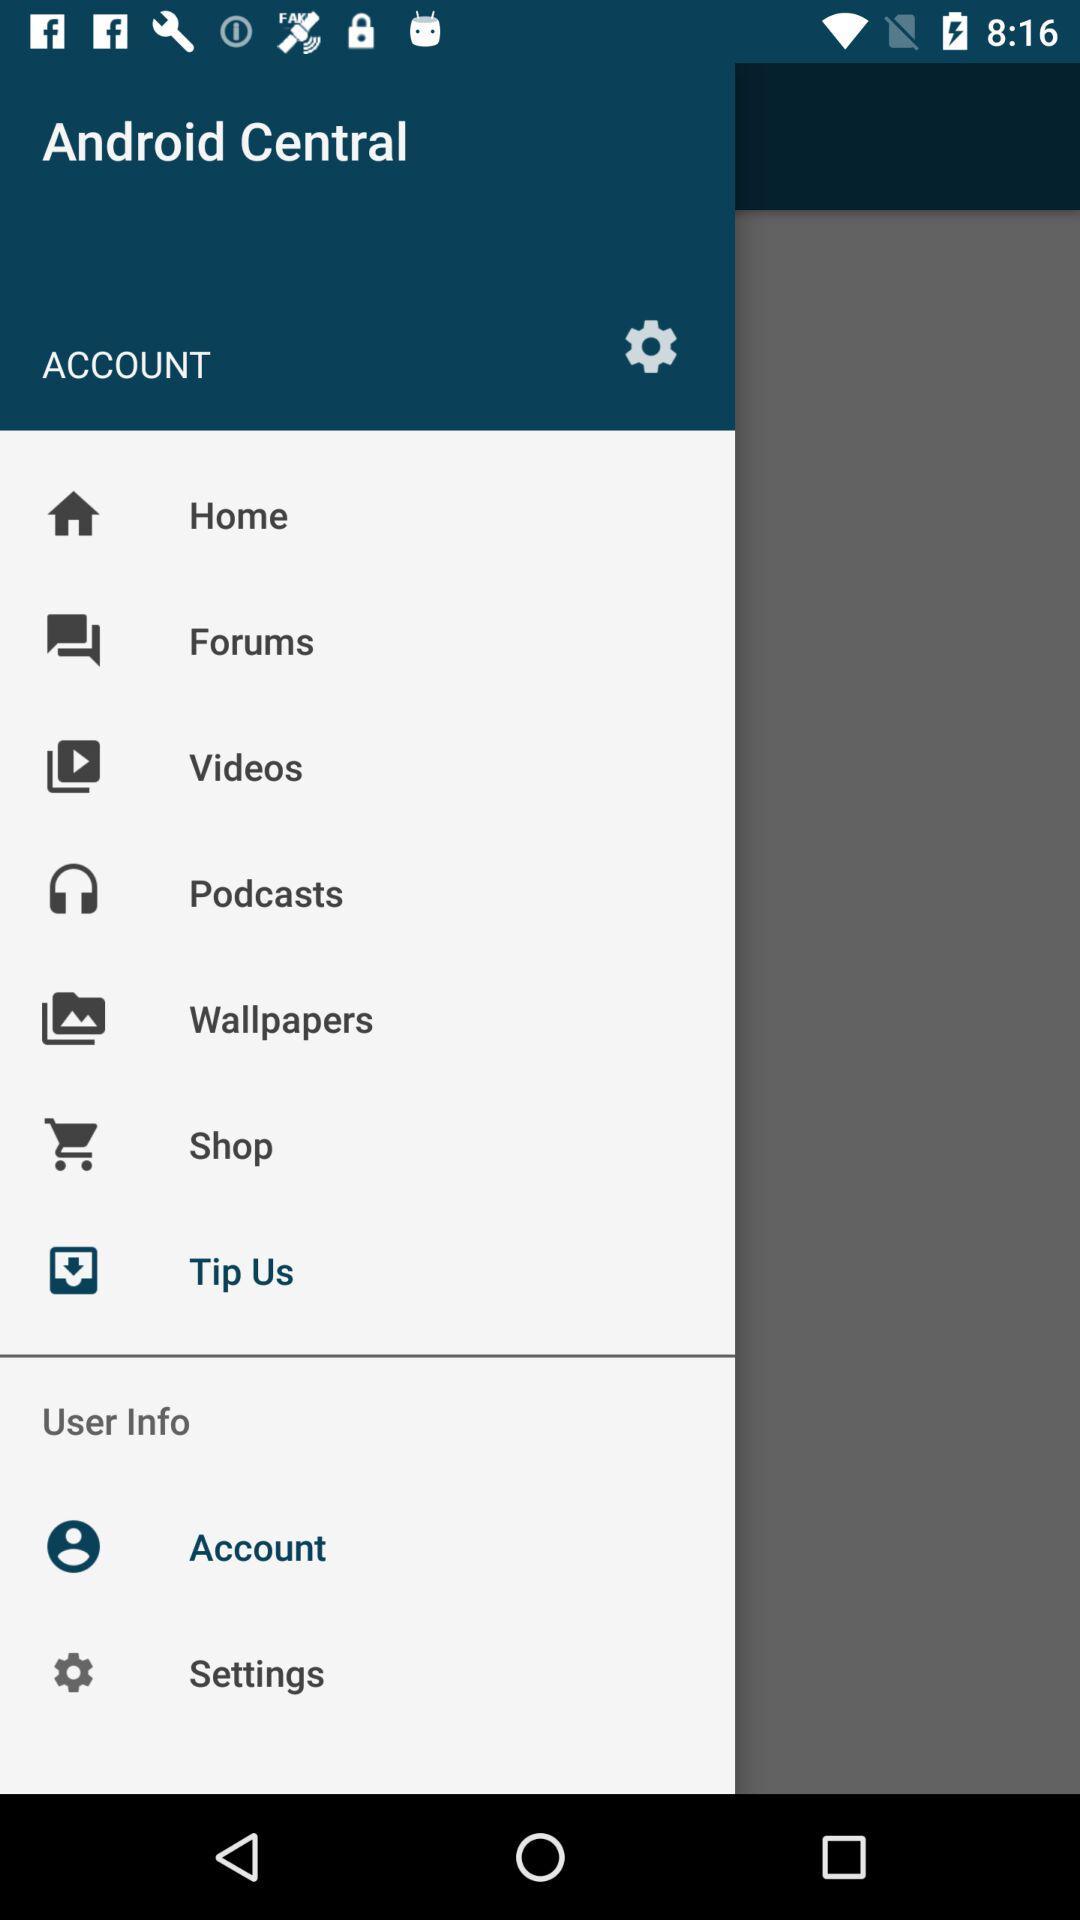  What do you see at coordinates (72, 135) in the screenshot?
I see `the item above account` at bounding box center [72, 135].